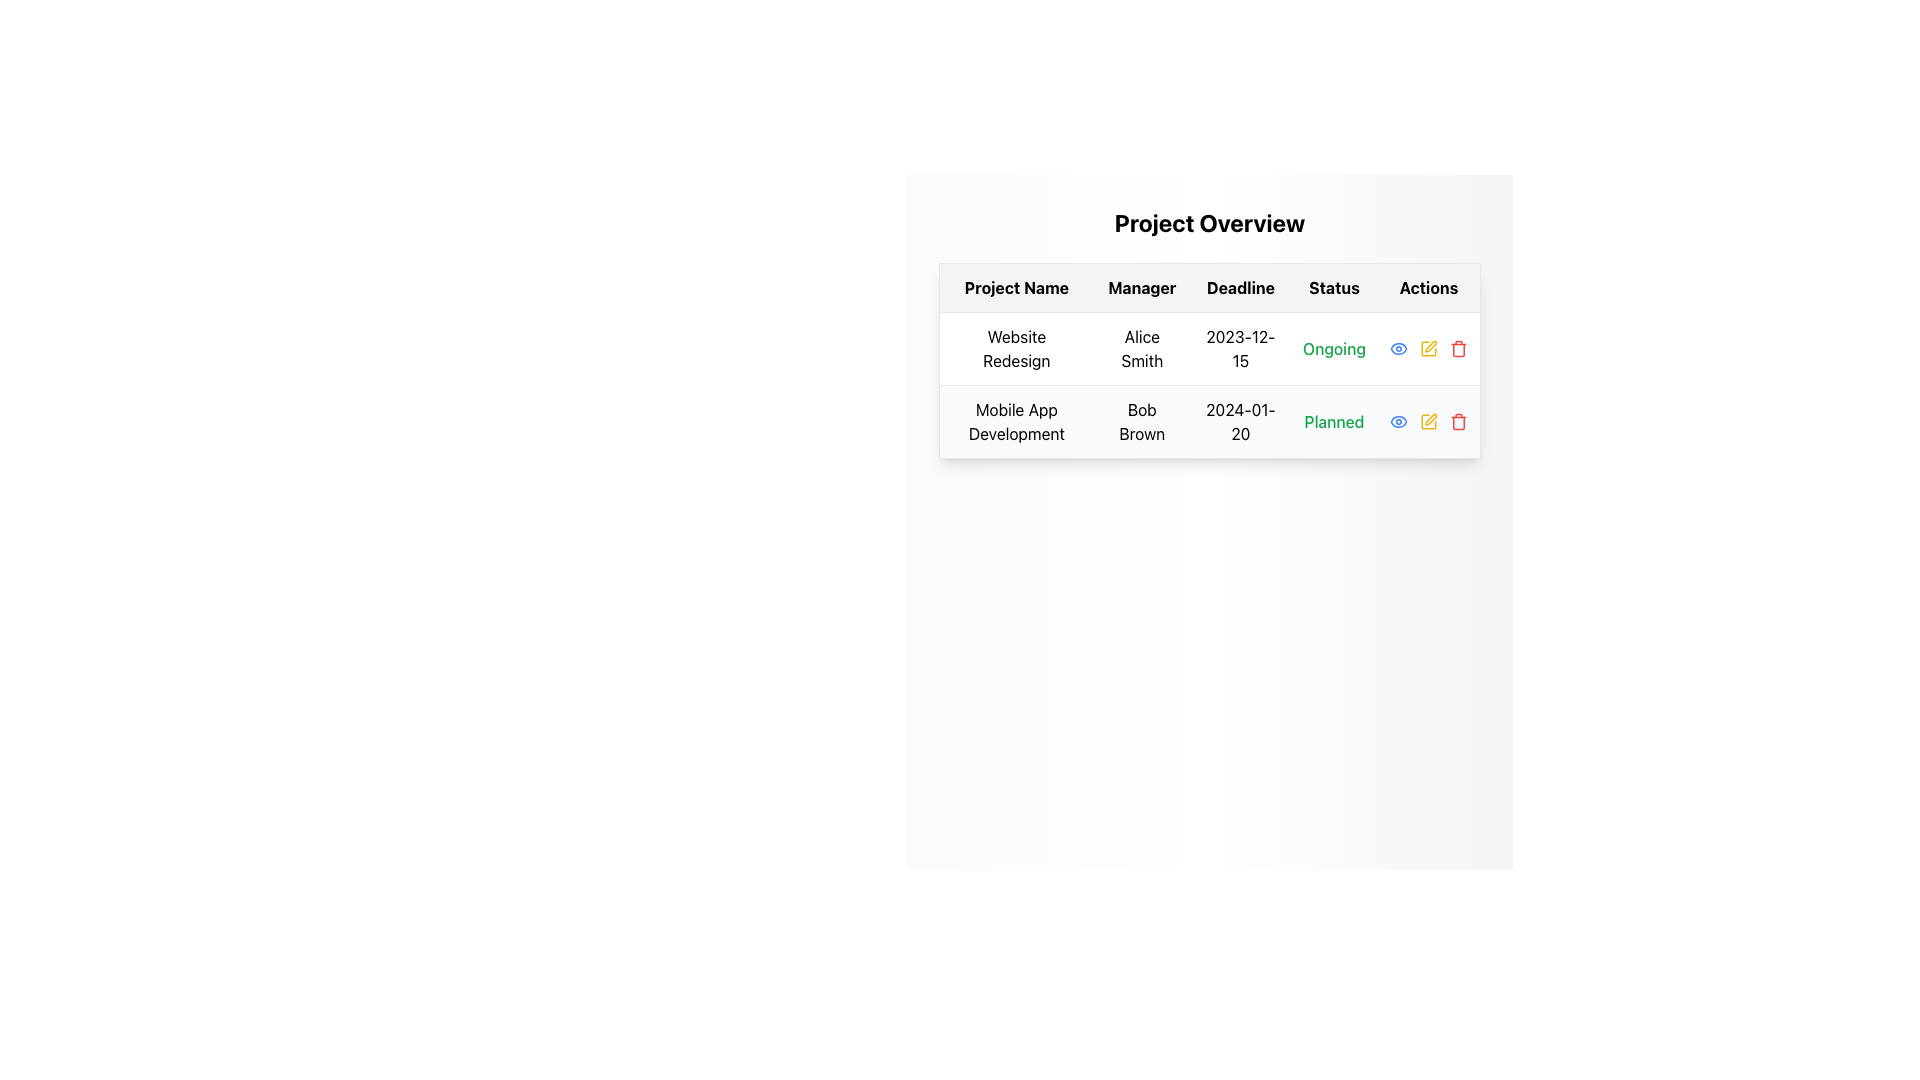 Image resolution: width=1920 pixels, height=1080 pixels. Describe the element at coordinates (1458, 347) in the screenshot. I see `the red trash bin icon located at the rightmost side of the 'Actions' column in the second row of the table` at that location.